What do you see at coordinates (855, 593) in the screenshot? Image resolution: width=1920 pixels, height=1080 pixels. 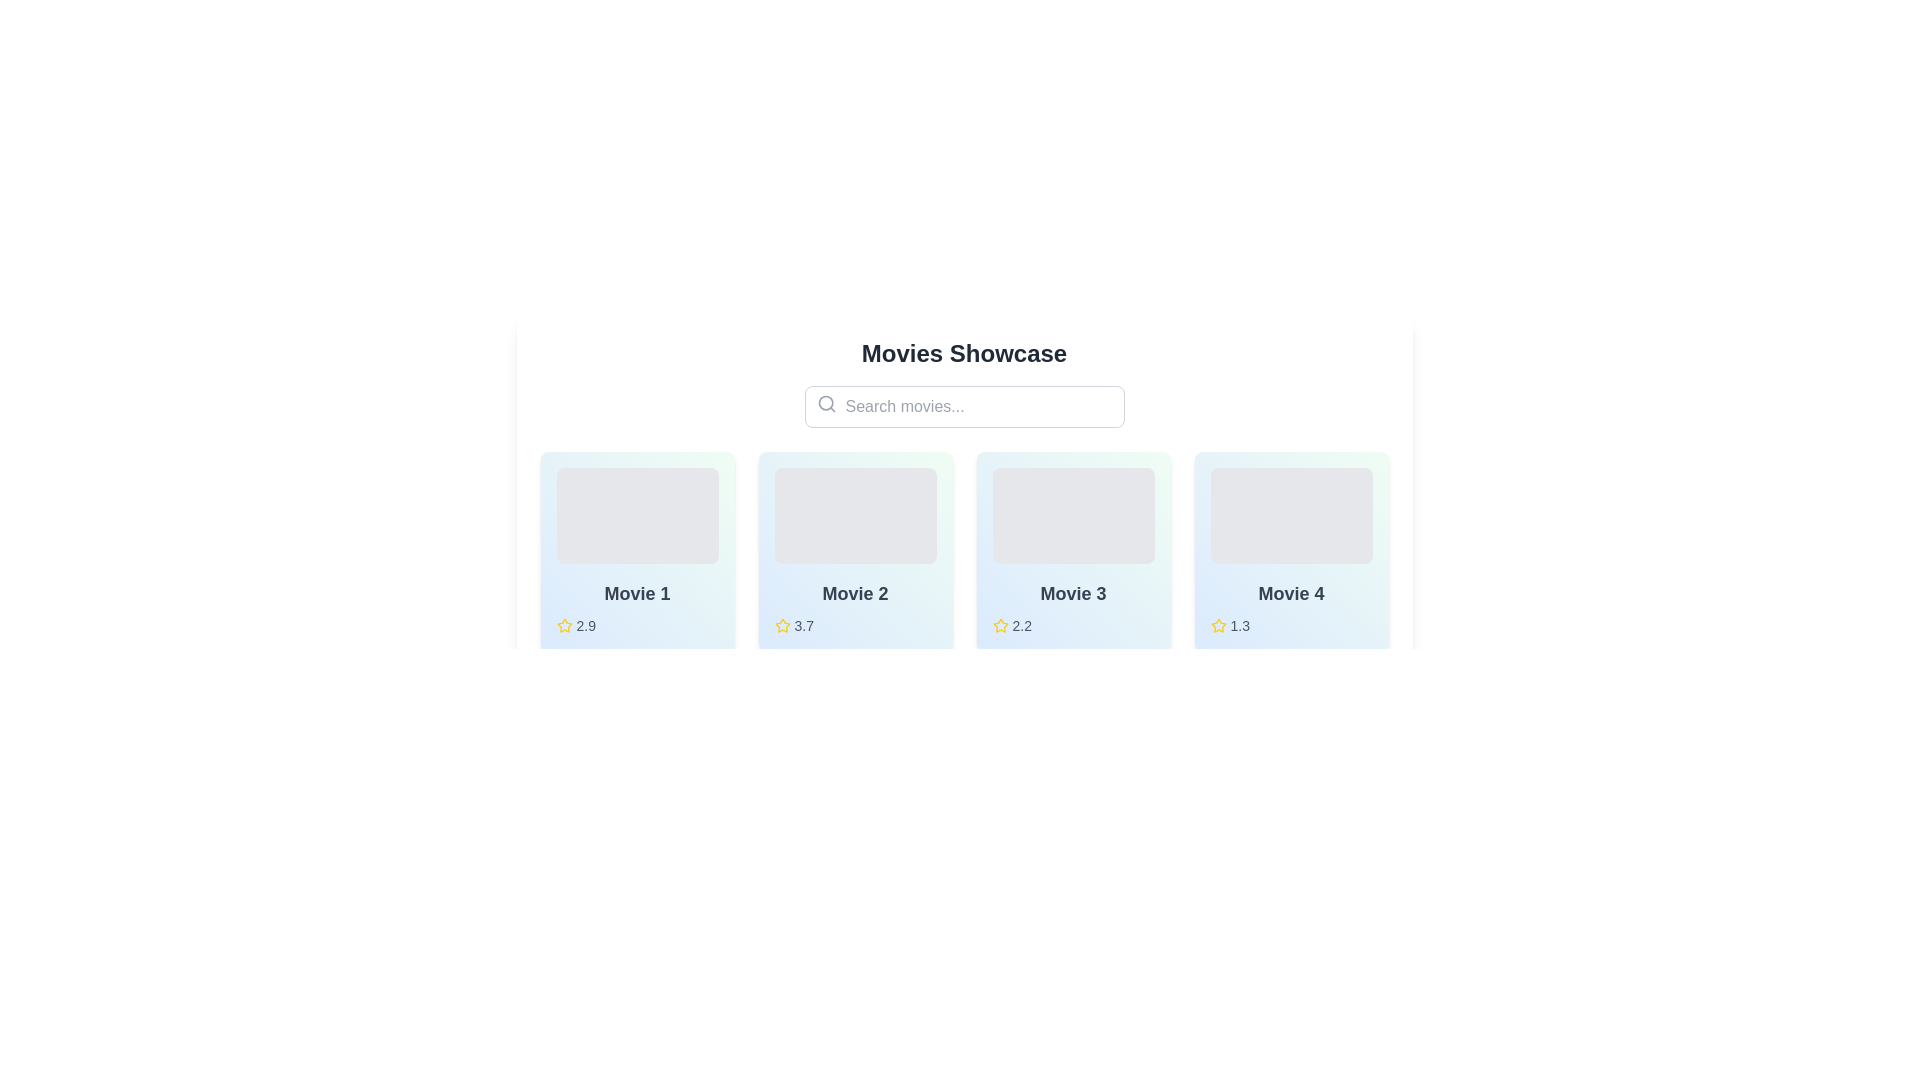 I see `the static text label that displays the movie's title in the second card of the movie collection, located beneath the image placeholder and above the star rating '3.7'` at bounding box center [855, 593].